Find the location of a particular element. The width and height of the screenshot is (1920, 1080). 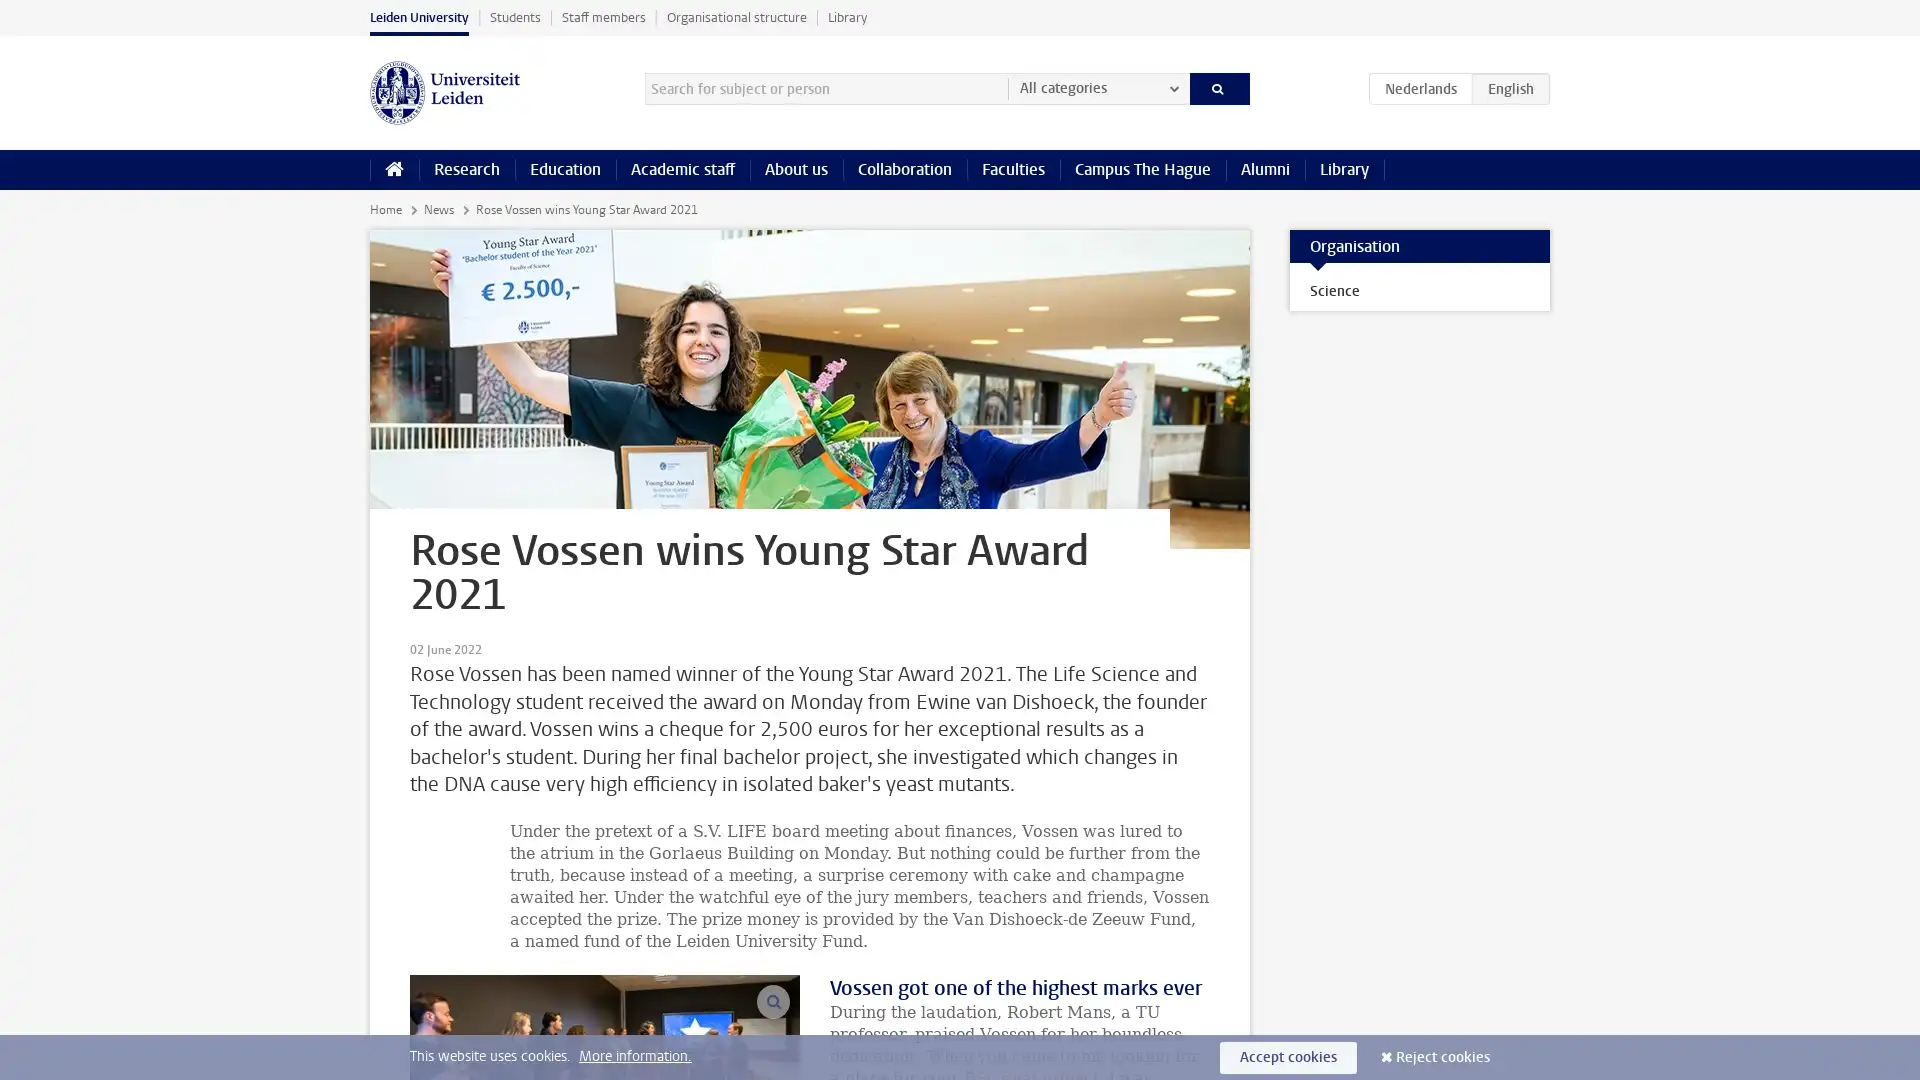

All categories is located at coordinates (1097, 87).